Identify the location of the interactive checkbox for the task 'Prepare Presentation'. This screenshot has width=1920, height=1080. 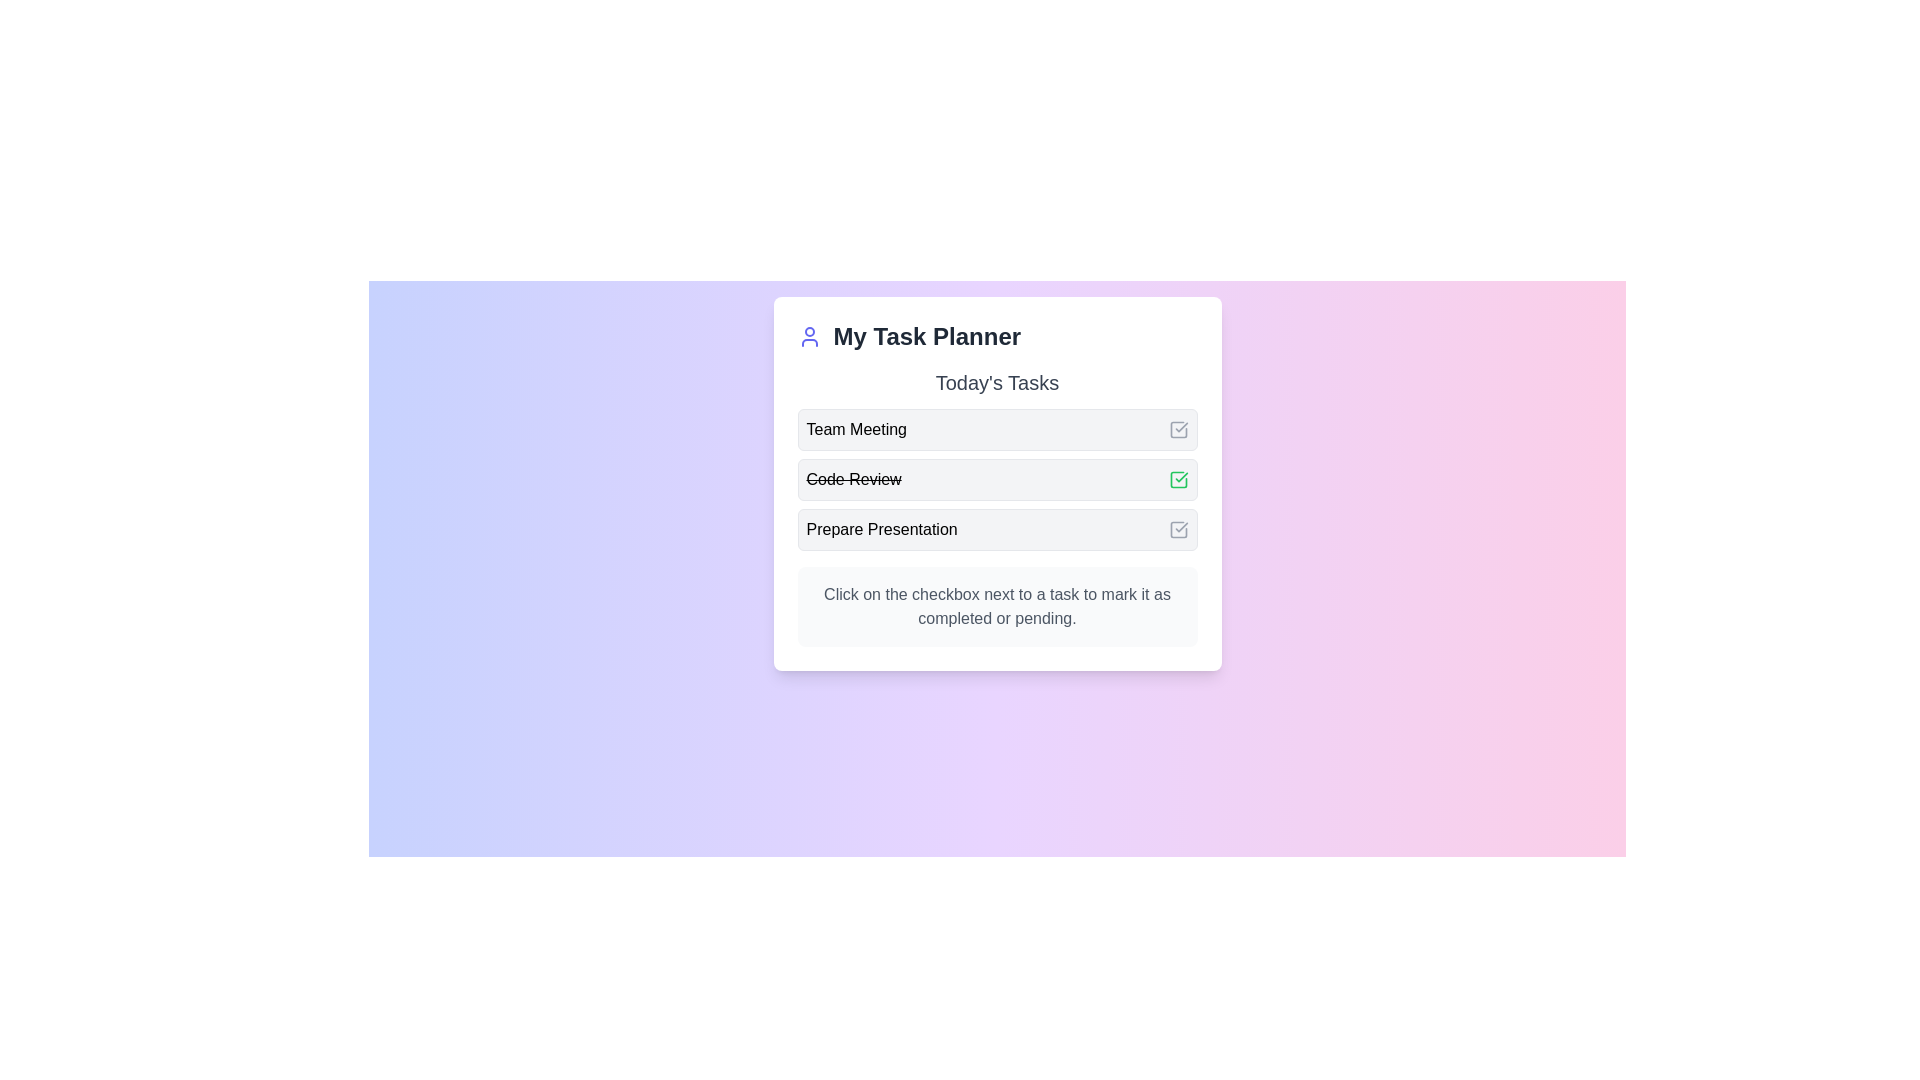
(1178, 528).